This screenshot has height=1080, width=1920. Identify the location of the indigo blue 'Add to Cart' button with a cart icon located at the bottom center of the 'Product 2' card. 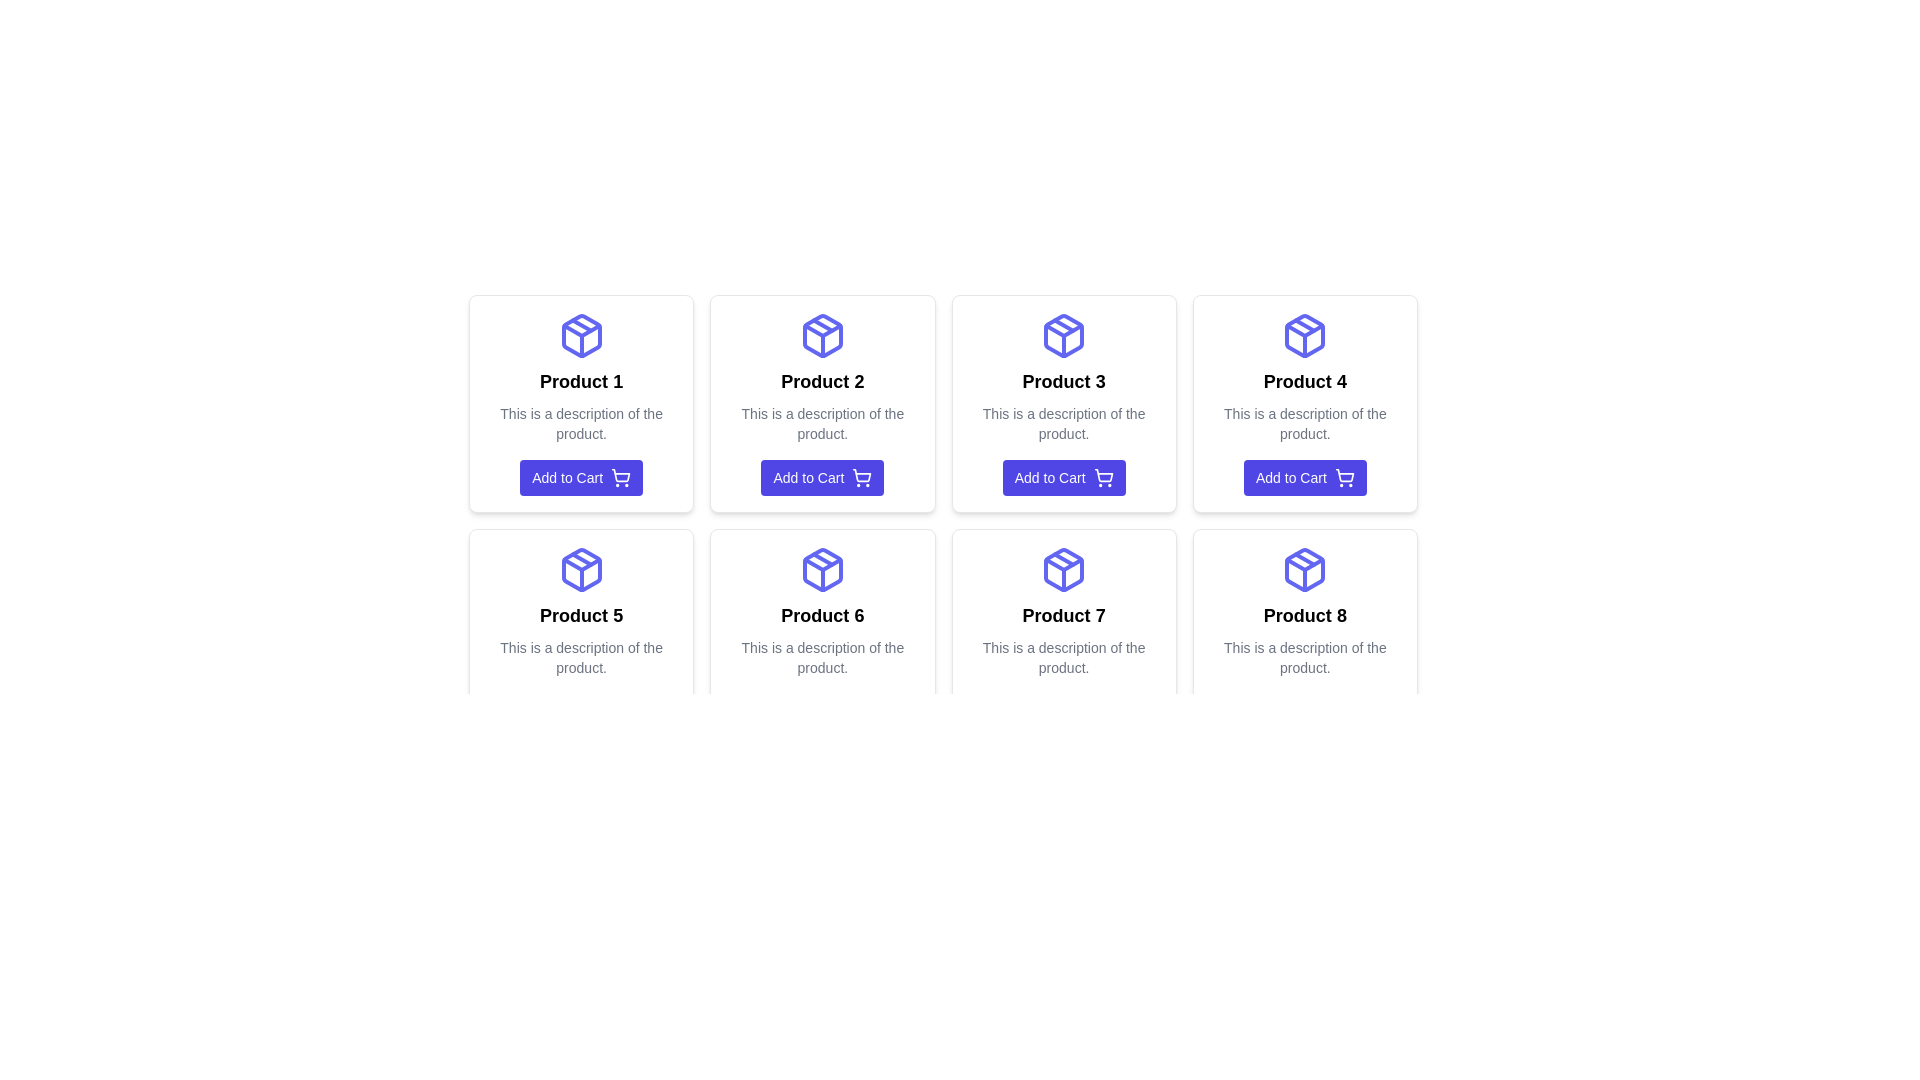
(822, 478).